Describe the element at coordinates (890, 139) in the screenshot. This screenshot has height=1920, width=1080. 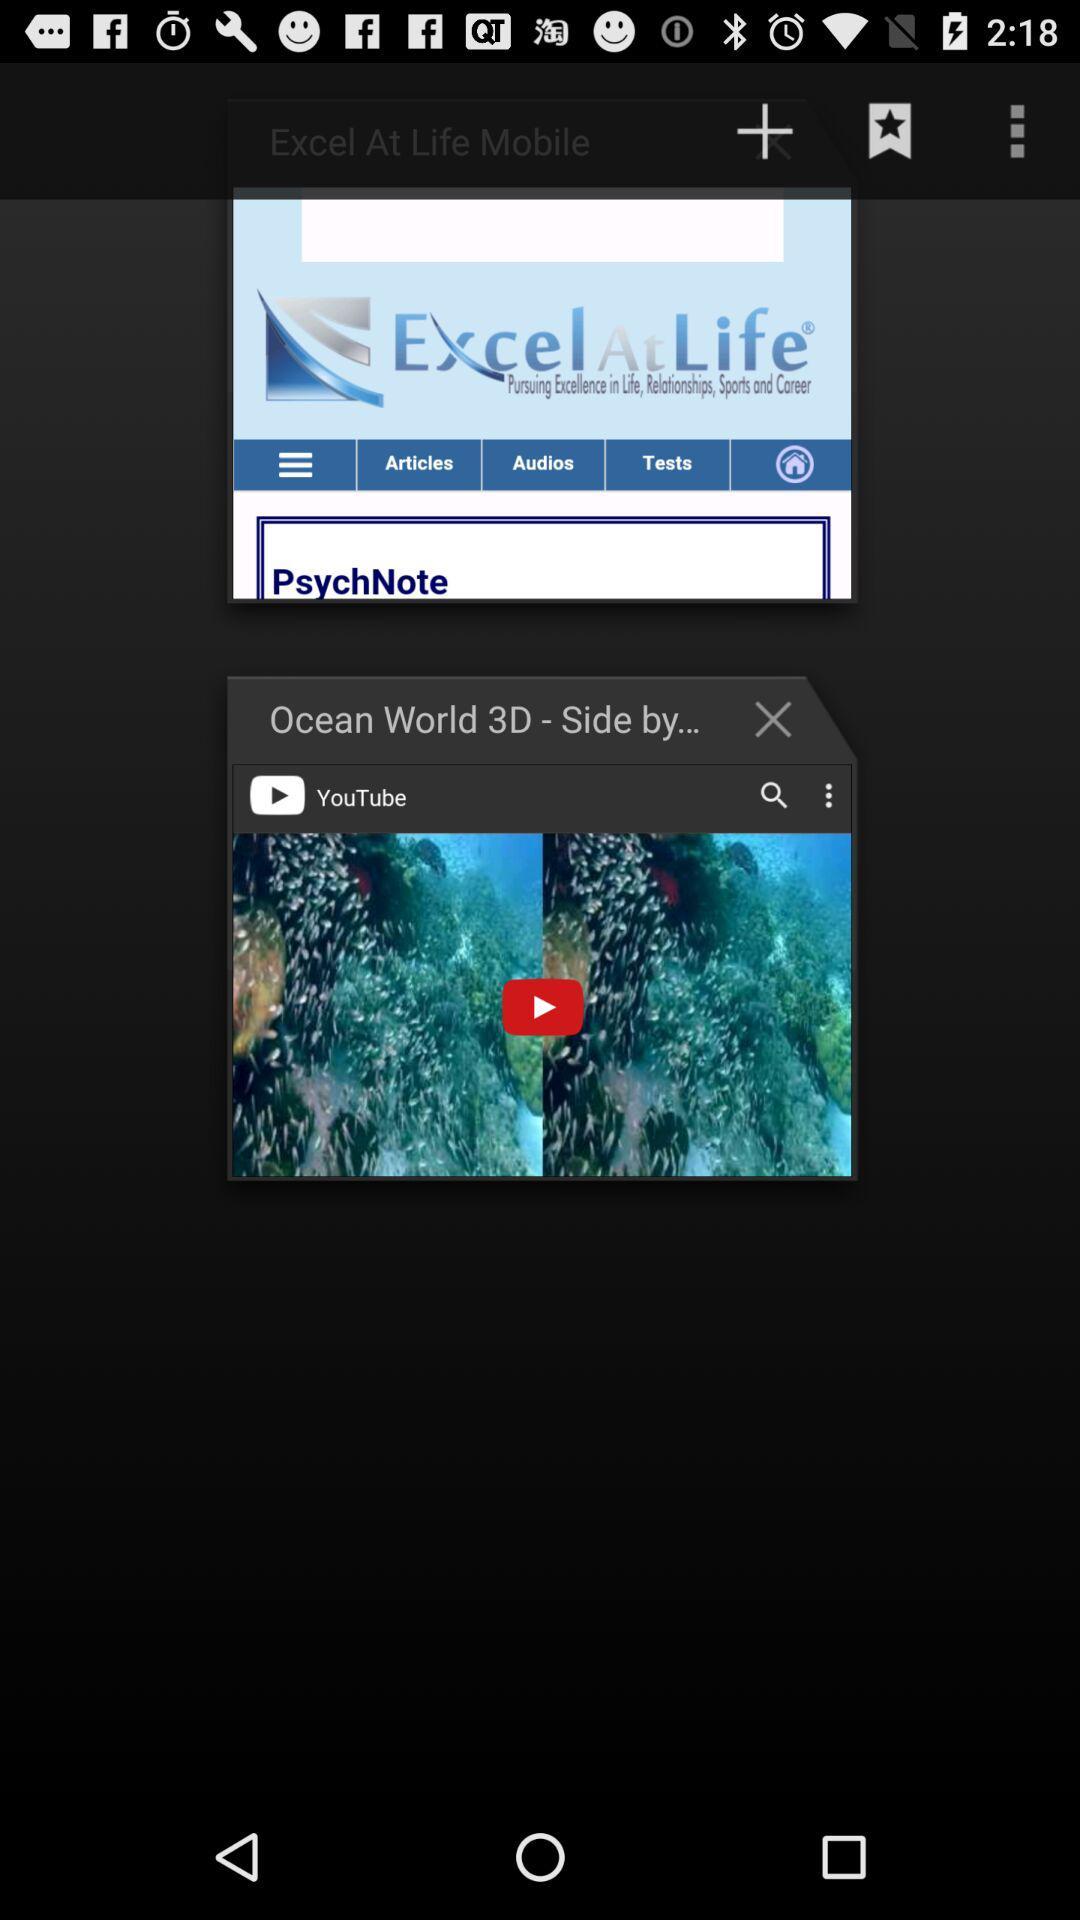
I see `the bookmark icon` at that location.